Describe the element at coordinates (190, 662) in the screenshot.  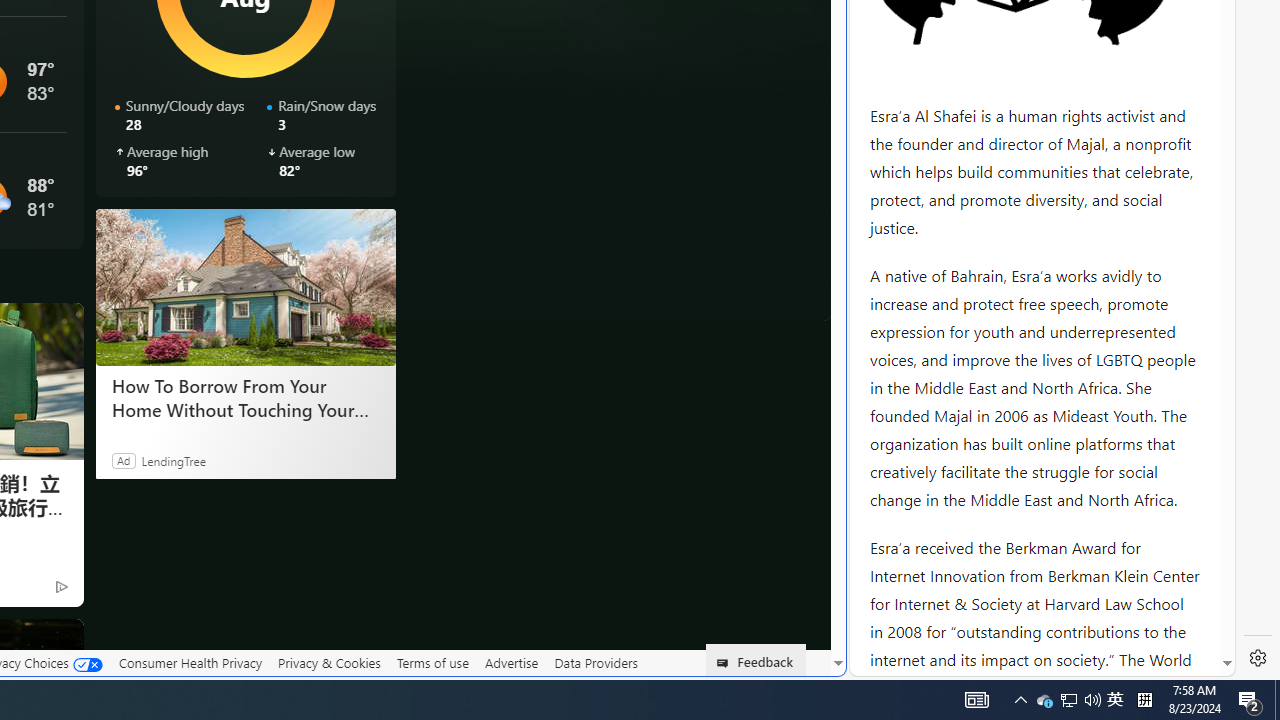
I see `'Consumer Health Privacy'` at that location.